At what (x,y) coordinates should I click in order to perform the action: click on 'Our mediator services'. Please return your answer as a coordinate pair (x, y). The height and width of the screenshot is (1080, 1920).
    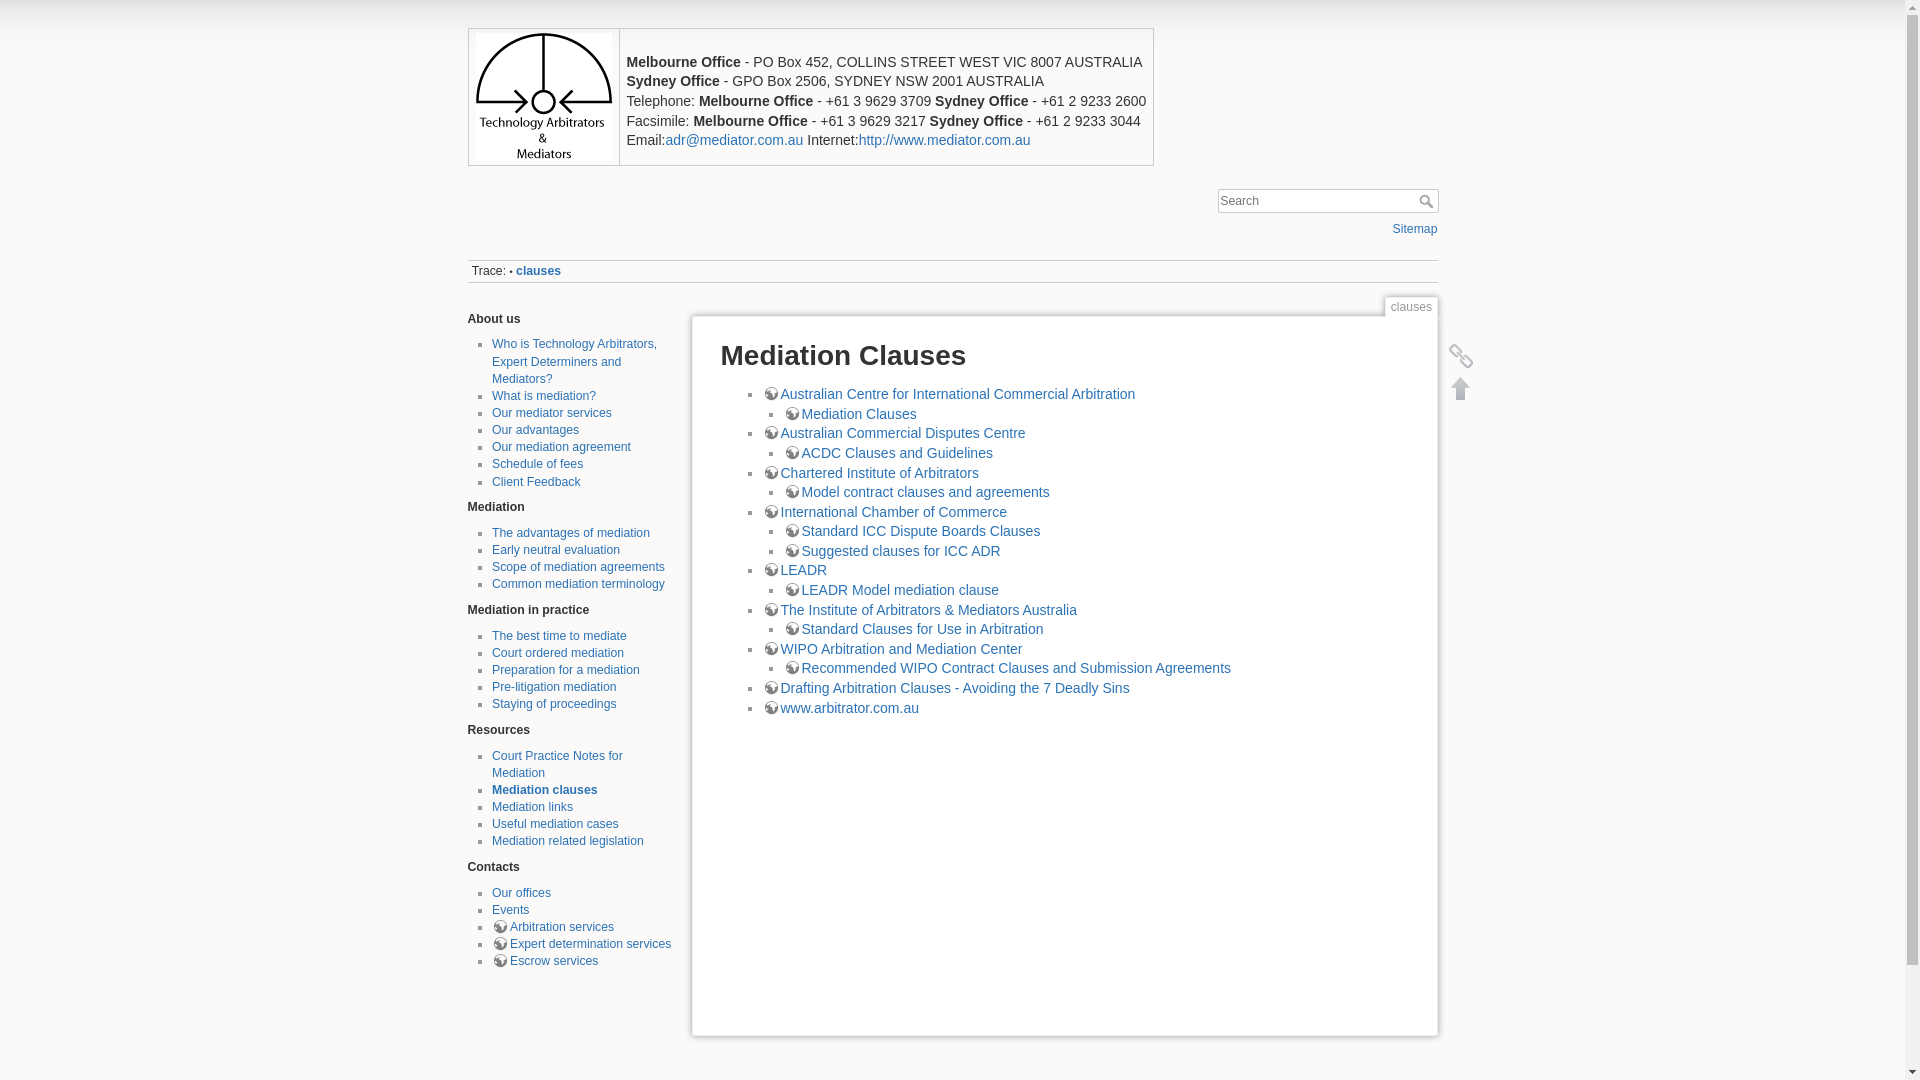
    Looking at the image, I should click on (552, 411).